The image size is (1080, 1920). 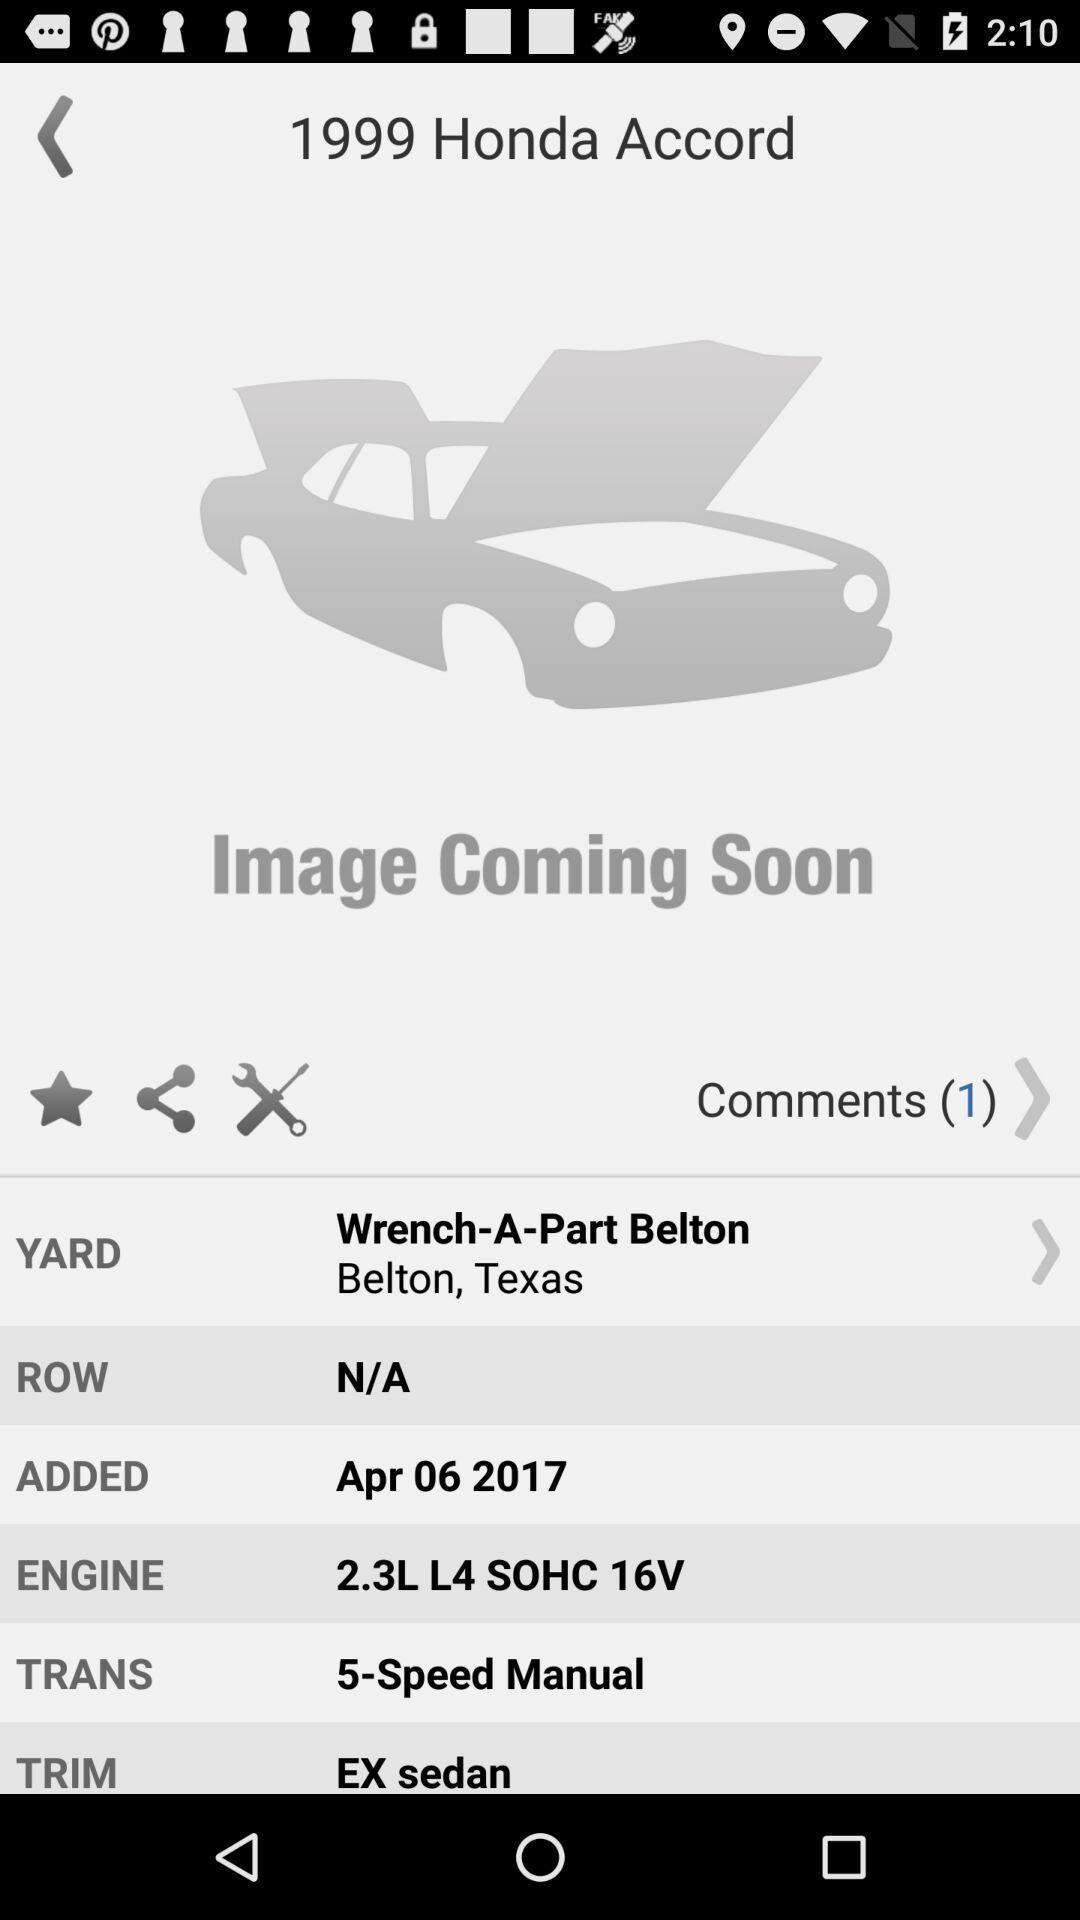 What do you see at coordinates (688, 1672) in the screenshot?
I see `5-speed manual item` at bounding box center [688, 1672].